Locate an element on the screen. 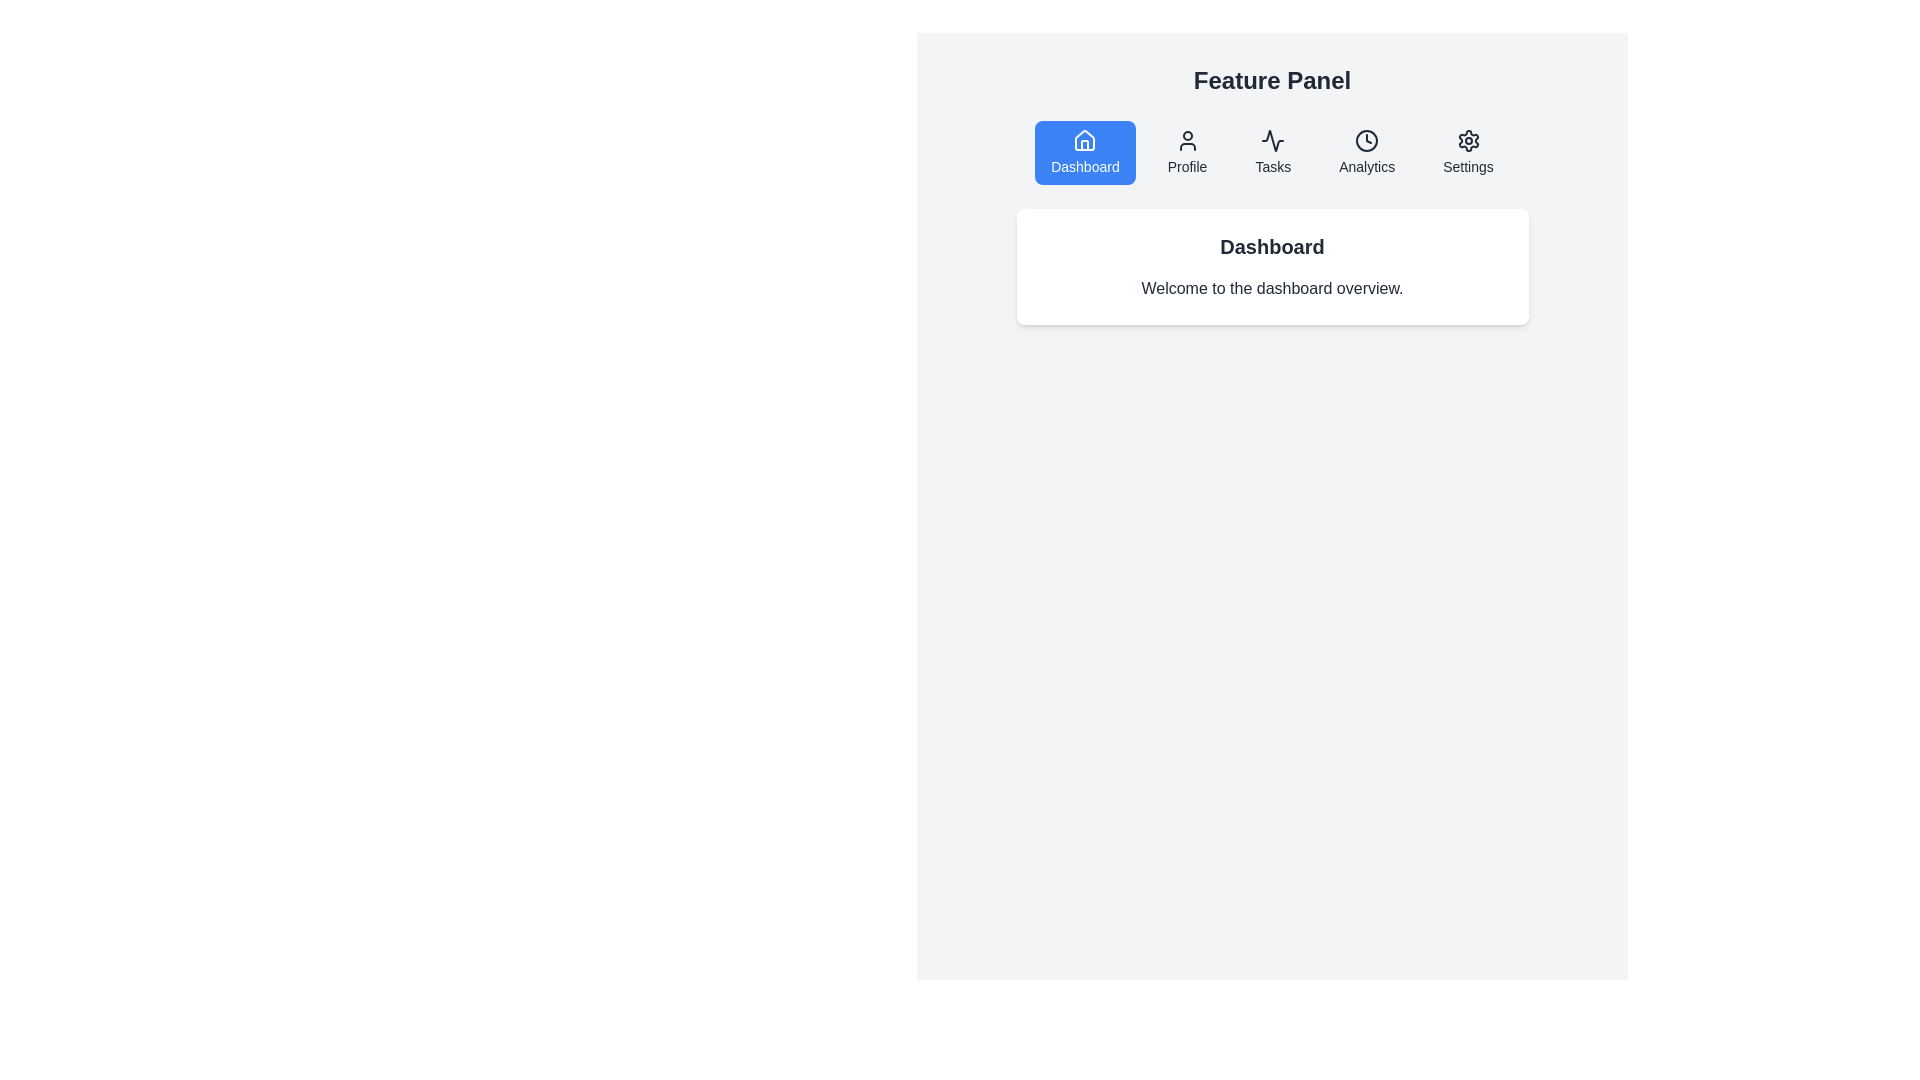 The width and height of the screenshot is (1920, 1080). static text element that displays 'Welcome to the dashboard overview.' located below the 'Dashboard' heading is located at coordinates (1271, 289).